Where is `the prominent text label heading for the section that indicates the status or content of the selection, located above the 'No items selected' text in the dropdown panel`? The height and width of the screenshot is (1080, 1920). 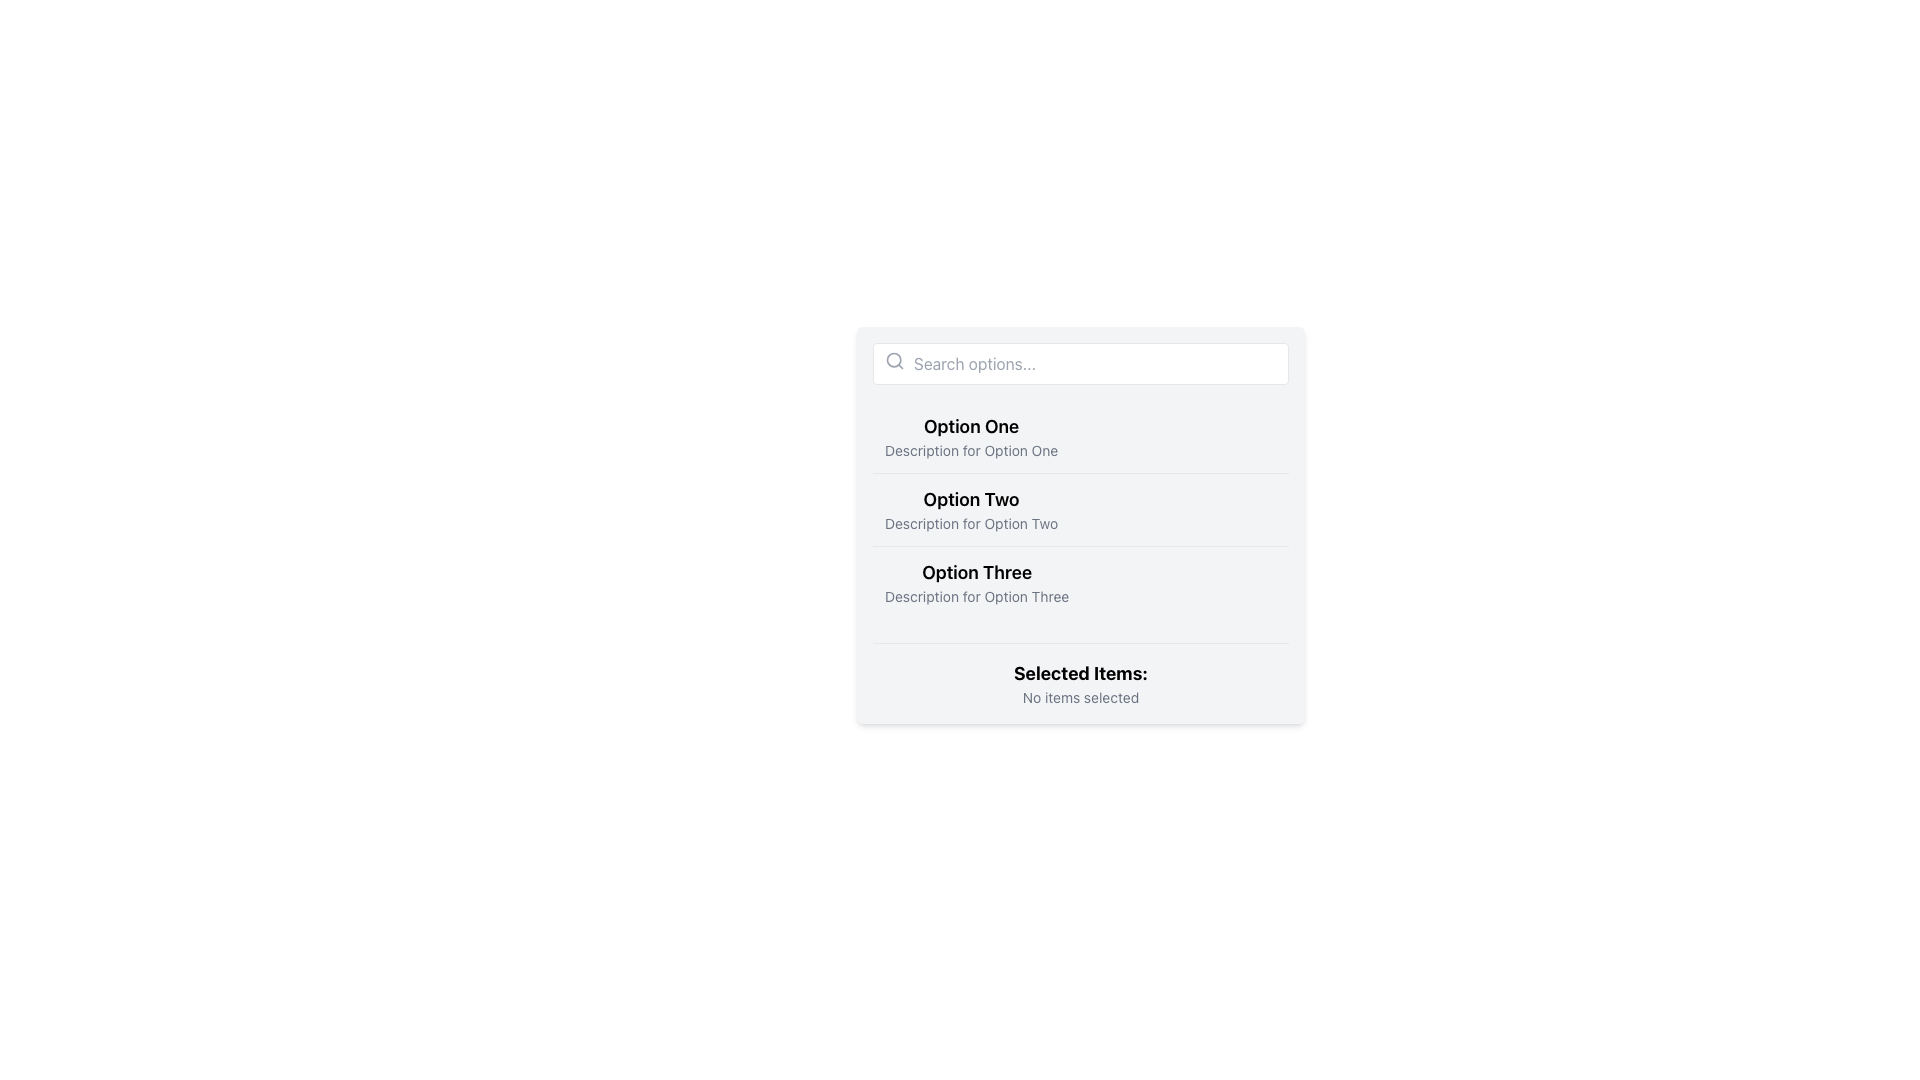 the prominent text label heading for the section that indicates the status or content of the selection, located above the 'No items selected' text in the dropdown panel is located at coordinates (1079, 674).